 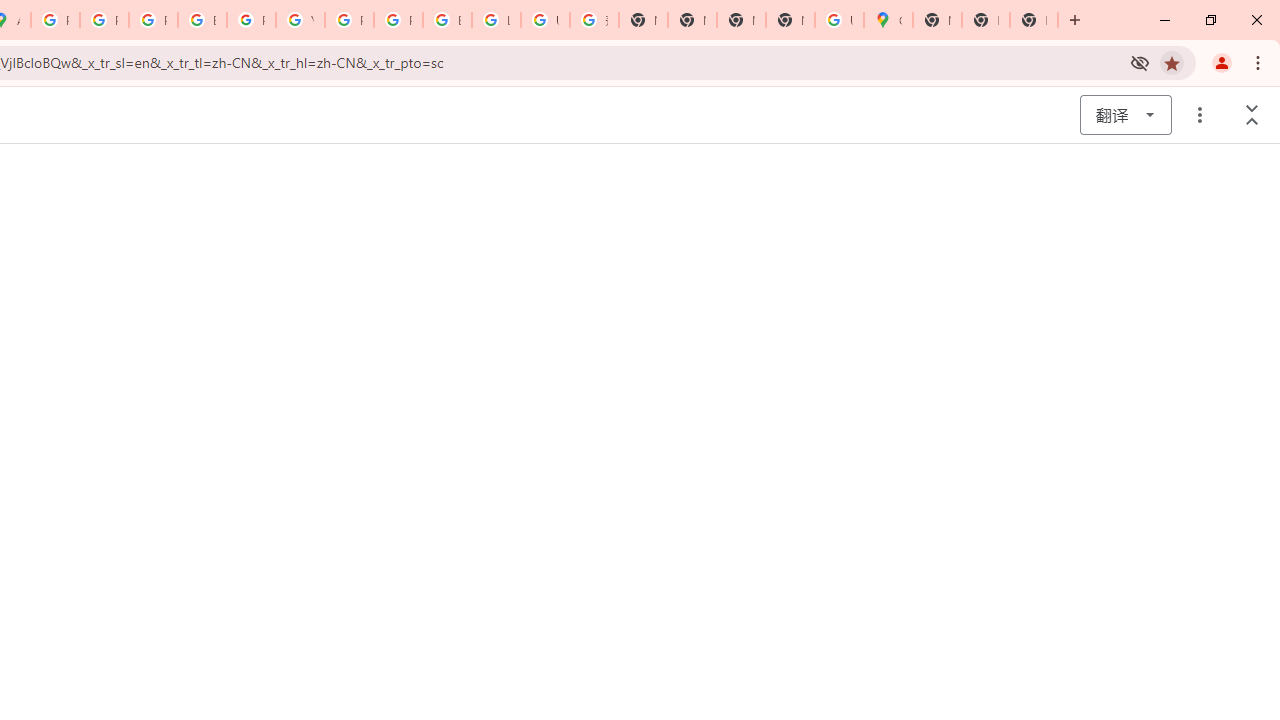 What do you see at coordinates (1139, 61) in the screenshot?
I see `'Third-party cookies blocked'` at bounding box center [1139, 61].